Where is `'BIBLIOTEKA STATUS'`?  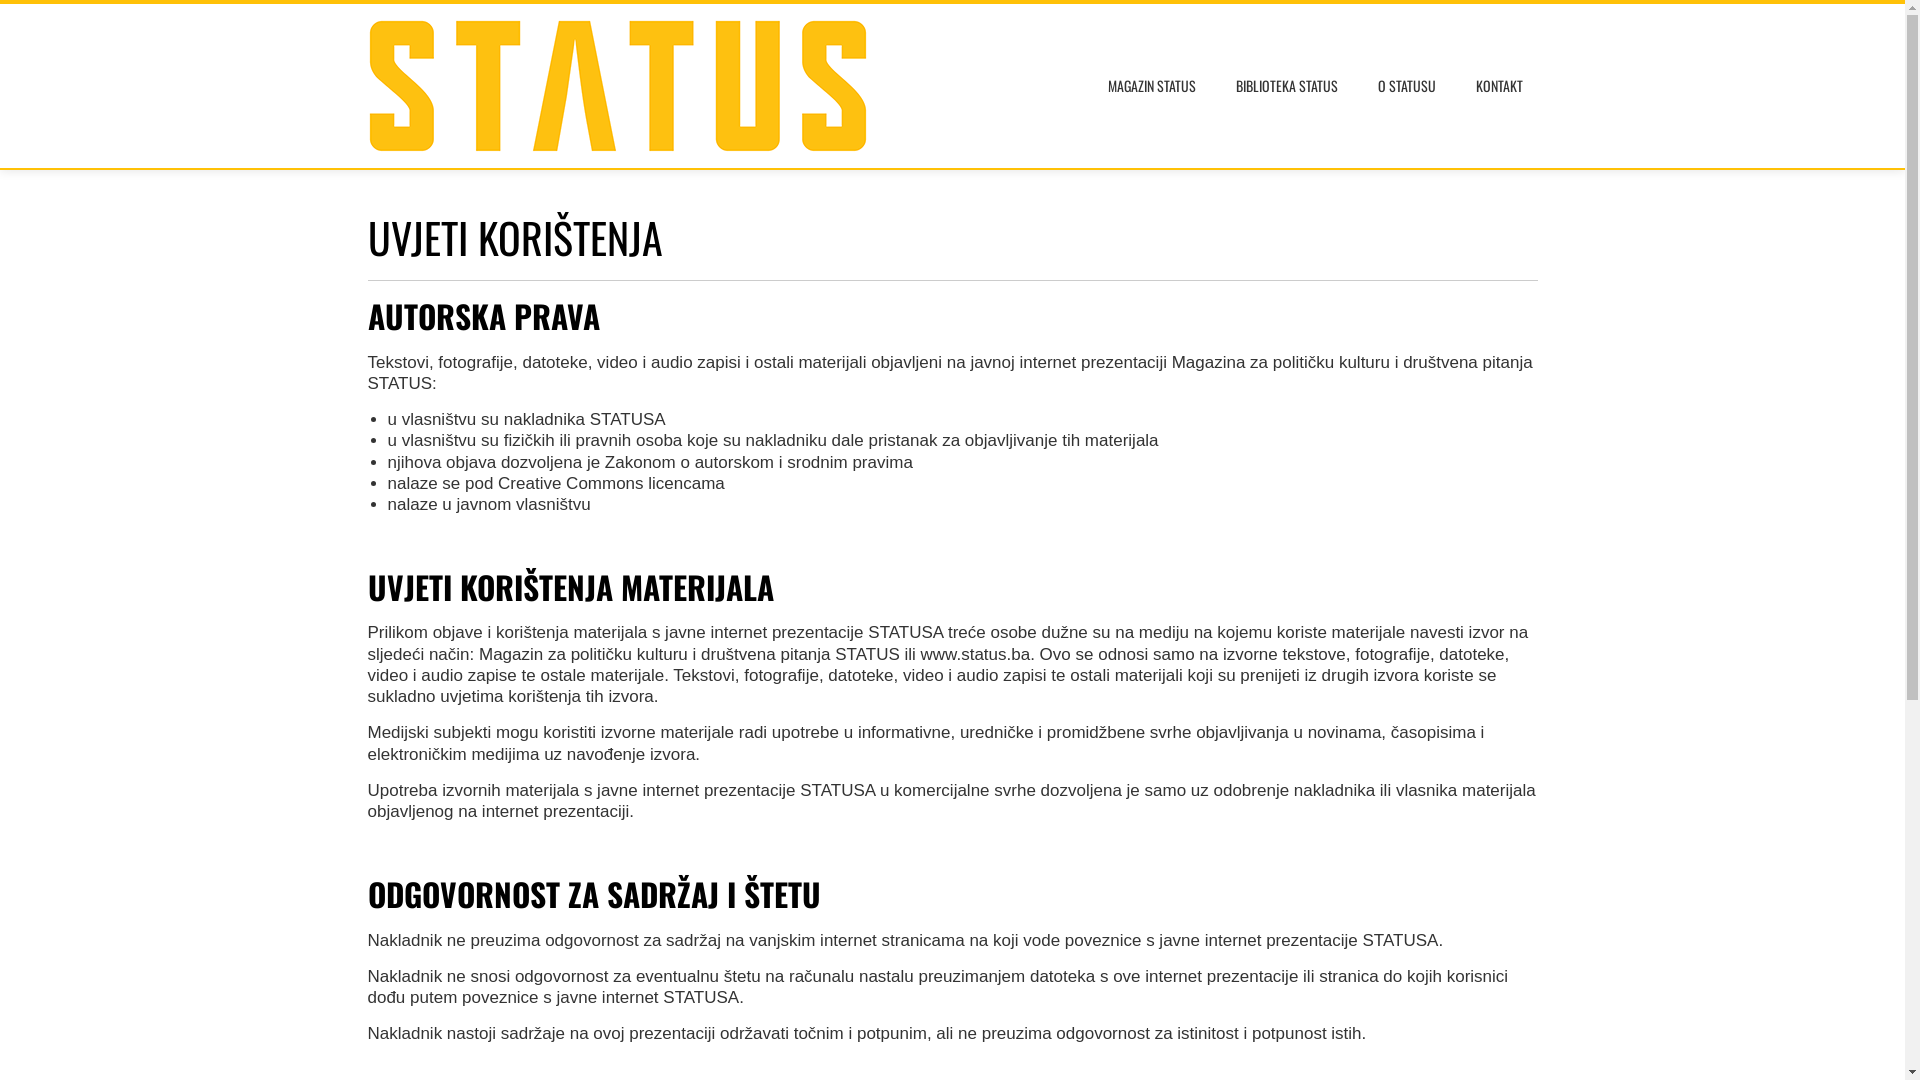 'BIBLIOTEKA STATUS' is located at coordinates (1286, 84).